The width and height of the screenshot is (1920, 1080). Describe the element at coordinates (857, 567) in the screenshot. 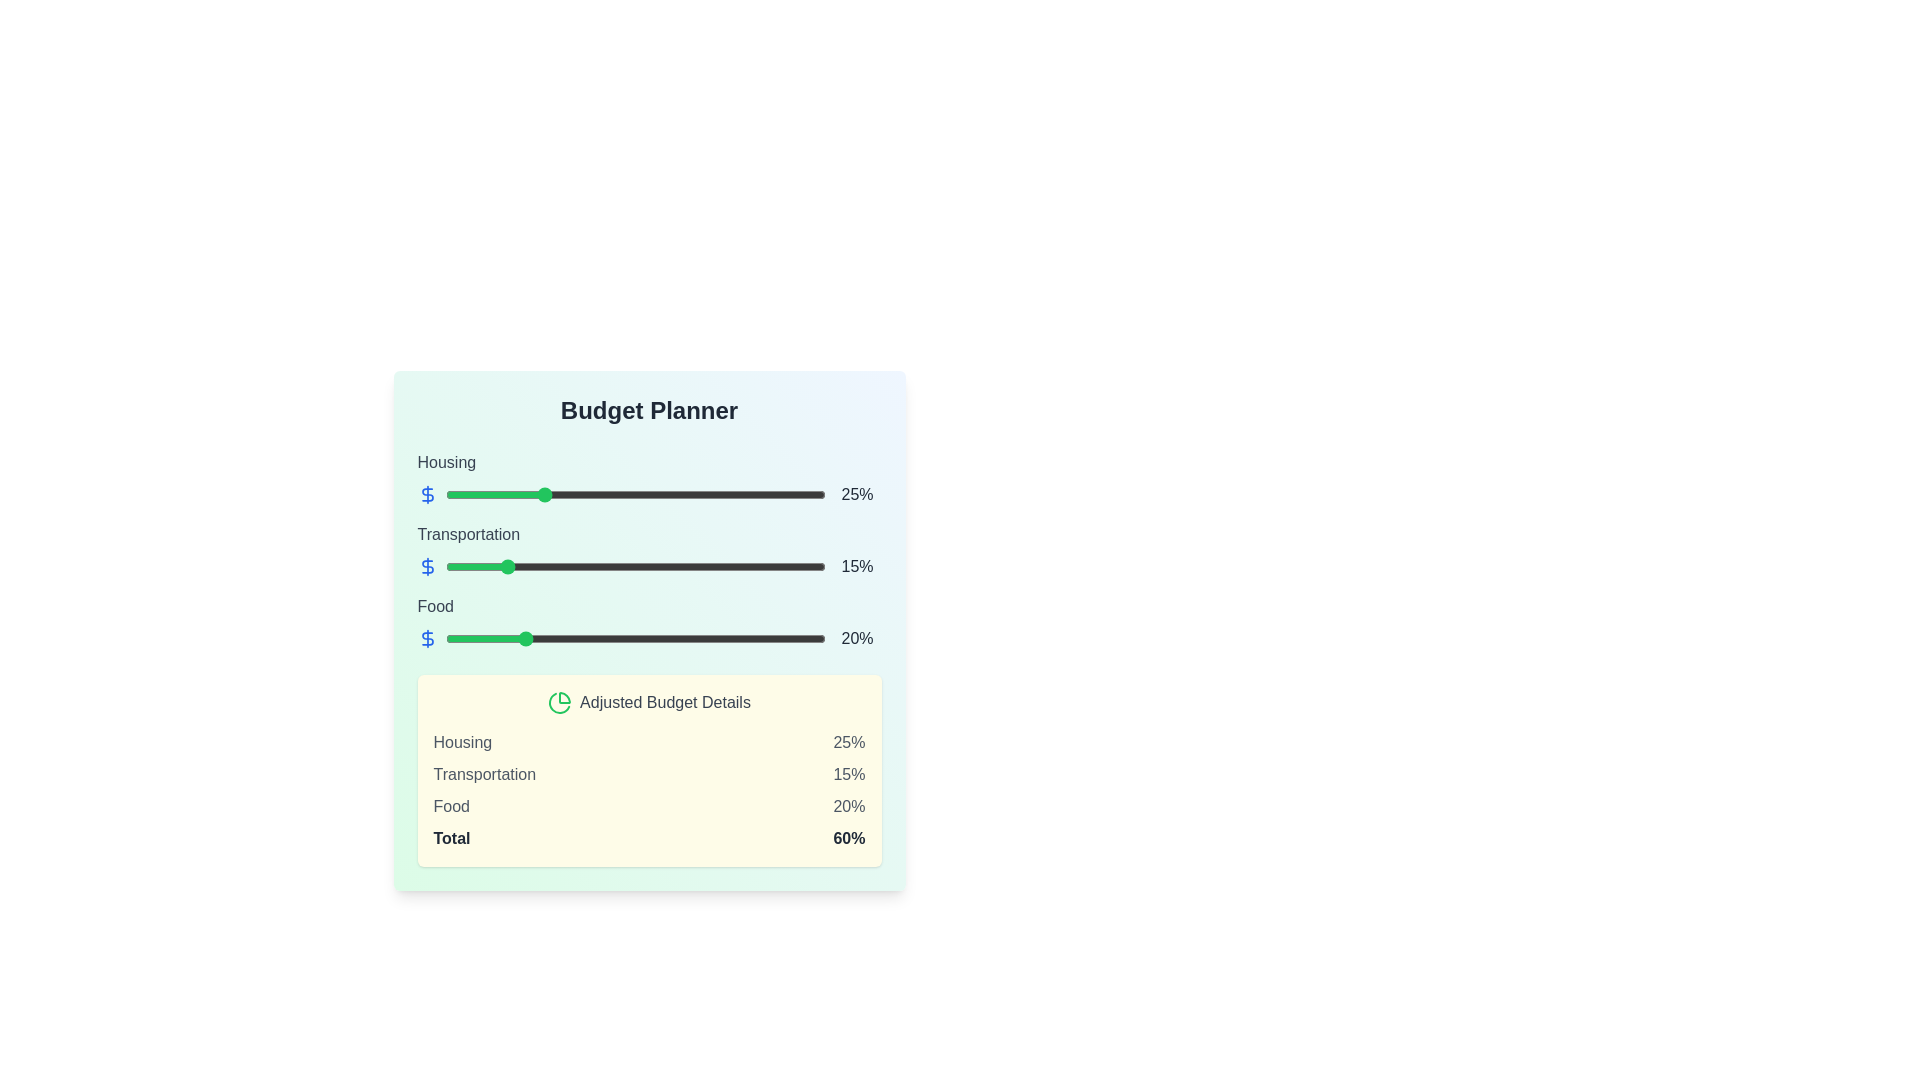

I see `displayed value from the bolded text '15%' in the Text Display located in the 'Transportation' section, which is aligned with a green slider` at that location.